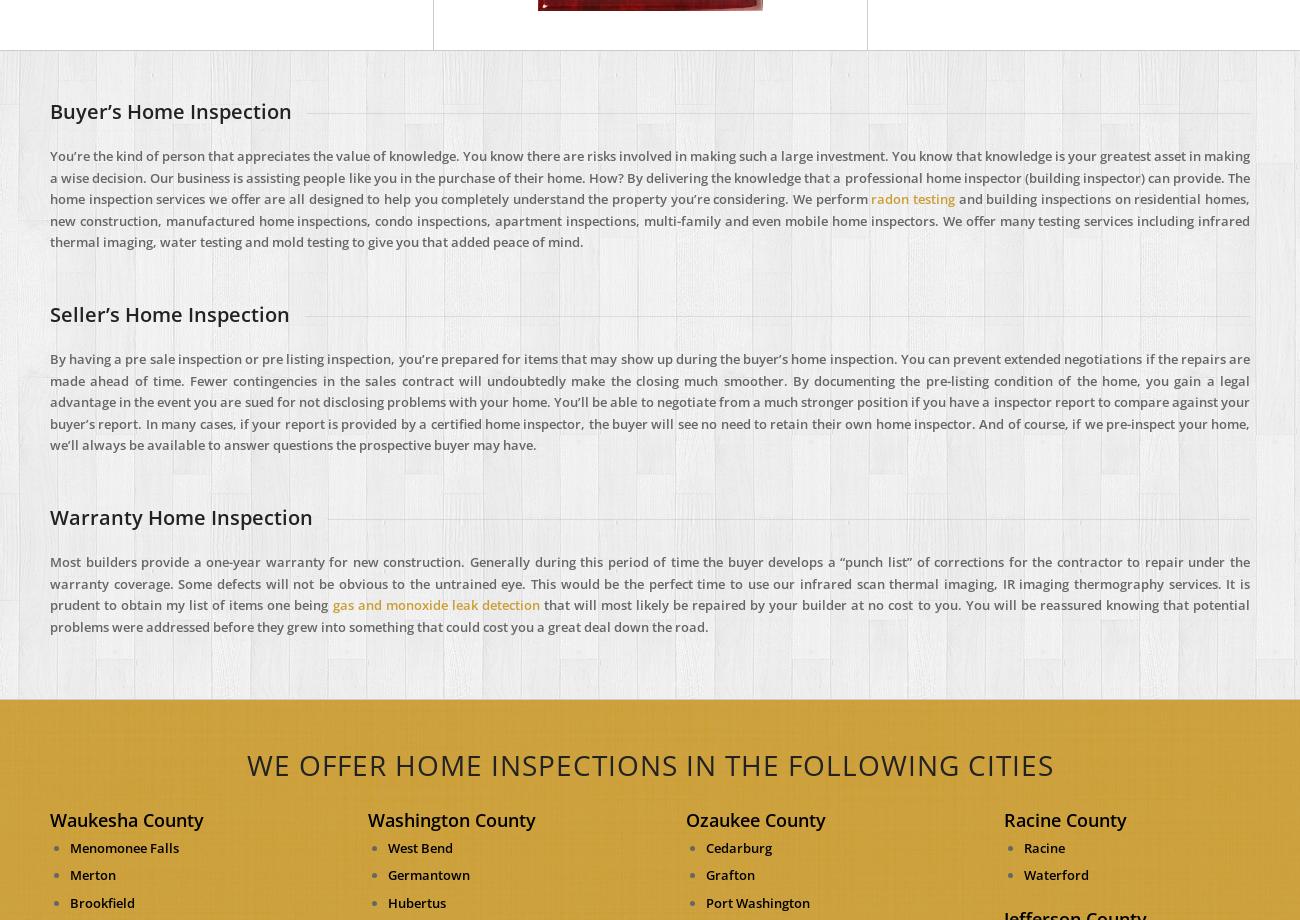 This screenshot has width=1300, height=920. Describe the element at coordinates (739, 846) in the screenshot. I see `'Cedarburg'` at that location.